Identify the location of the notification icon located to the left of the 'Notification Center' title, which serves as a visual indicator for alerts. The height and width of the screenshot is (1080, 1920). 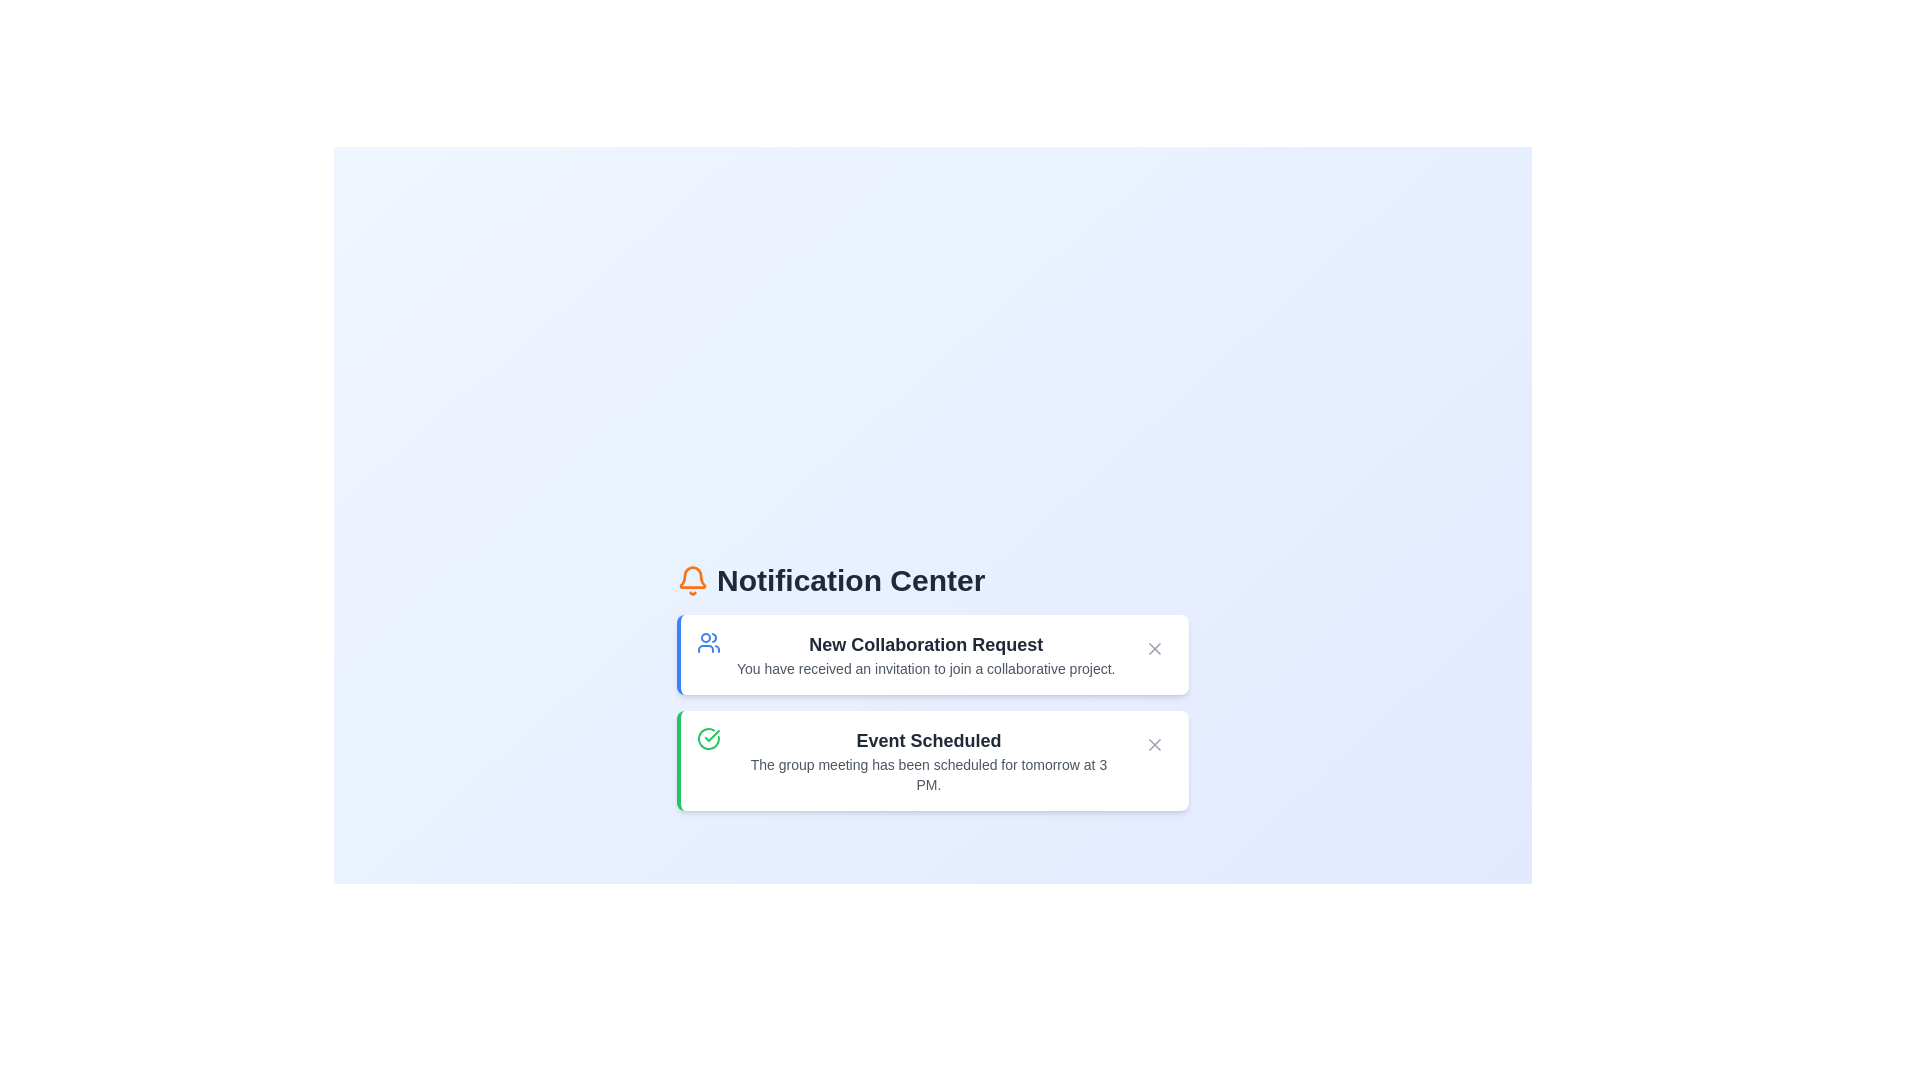
(692, 581).